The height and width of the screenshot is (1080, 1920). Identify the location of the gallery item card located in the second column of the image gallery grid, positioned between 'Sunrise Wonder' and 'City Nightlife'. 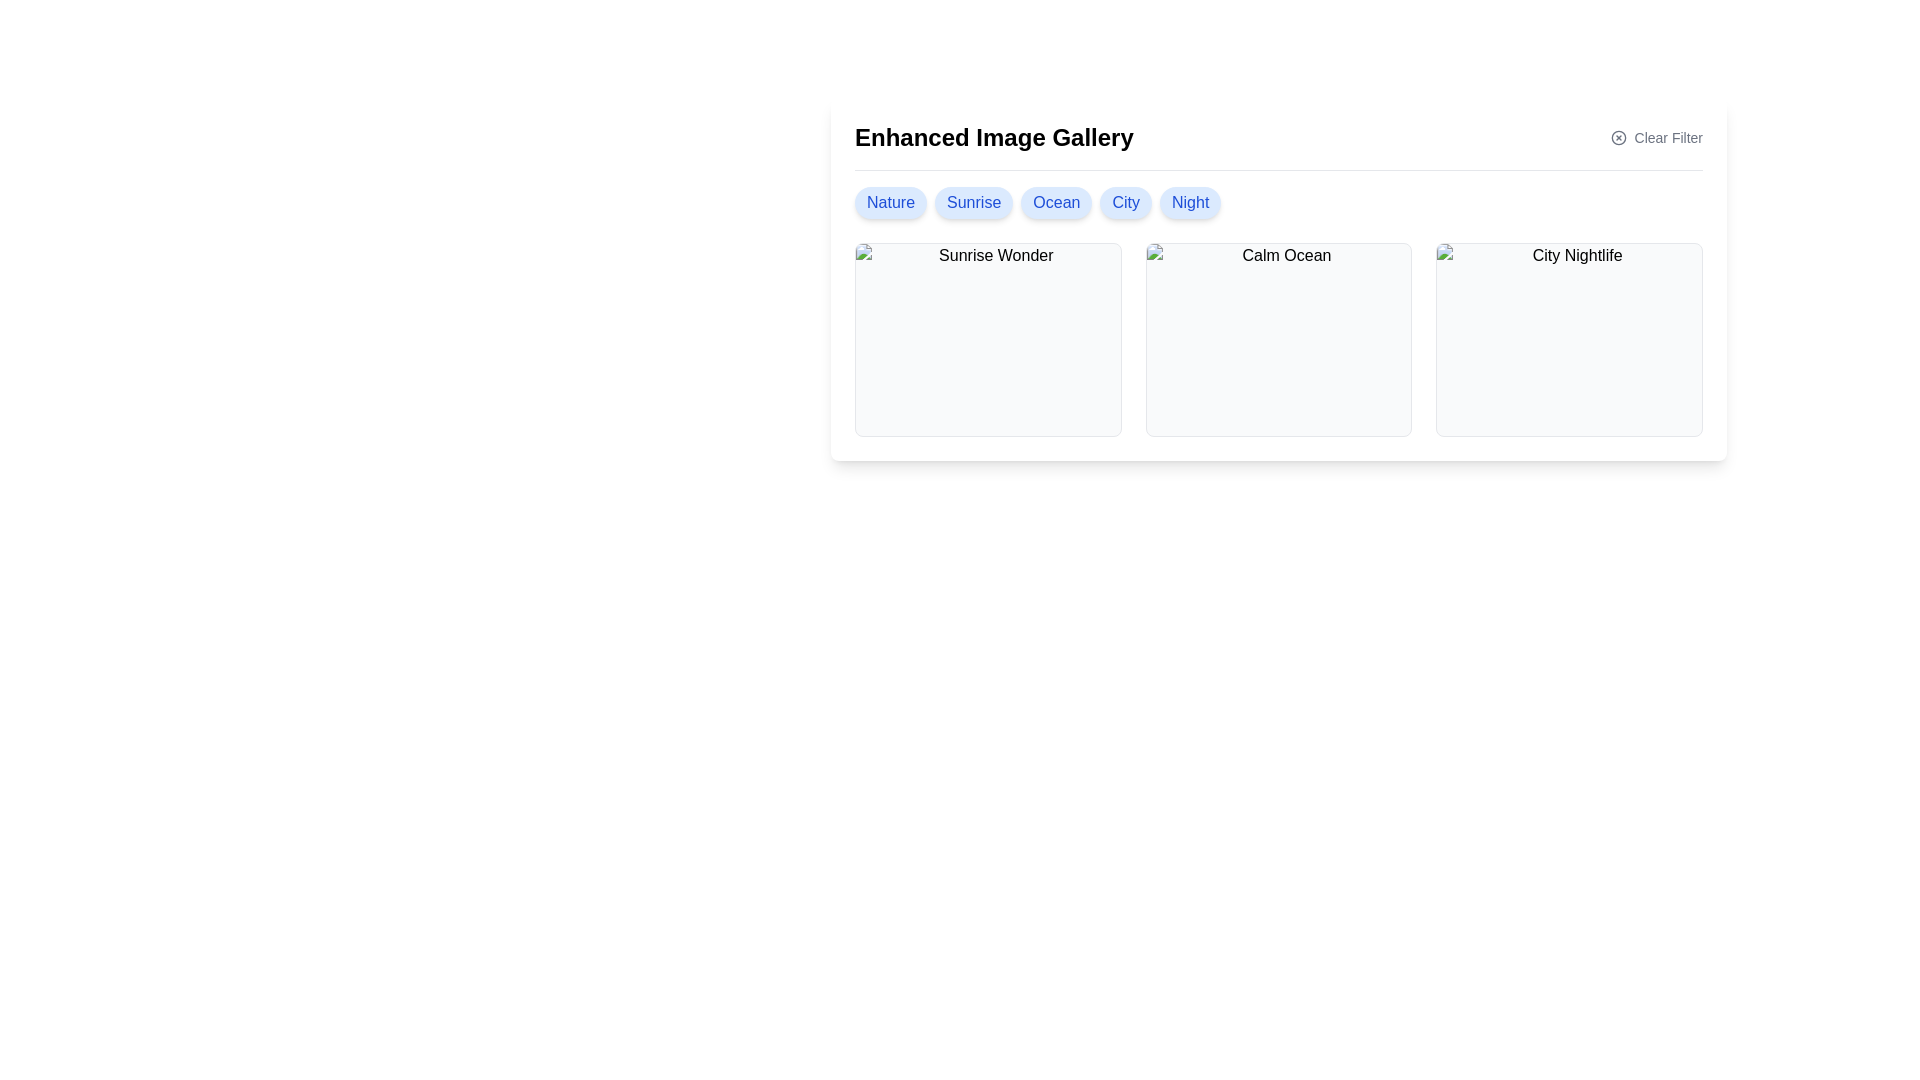
(1277, 279).